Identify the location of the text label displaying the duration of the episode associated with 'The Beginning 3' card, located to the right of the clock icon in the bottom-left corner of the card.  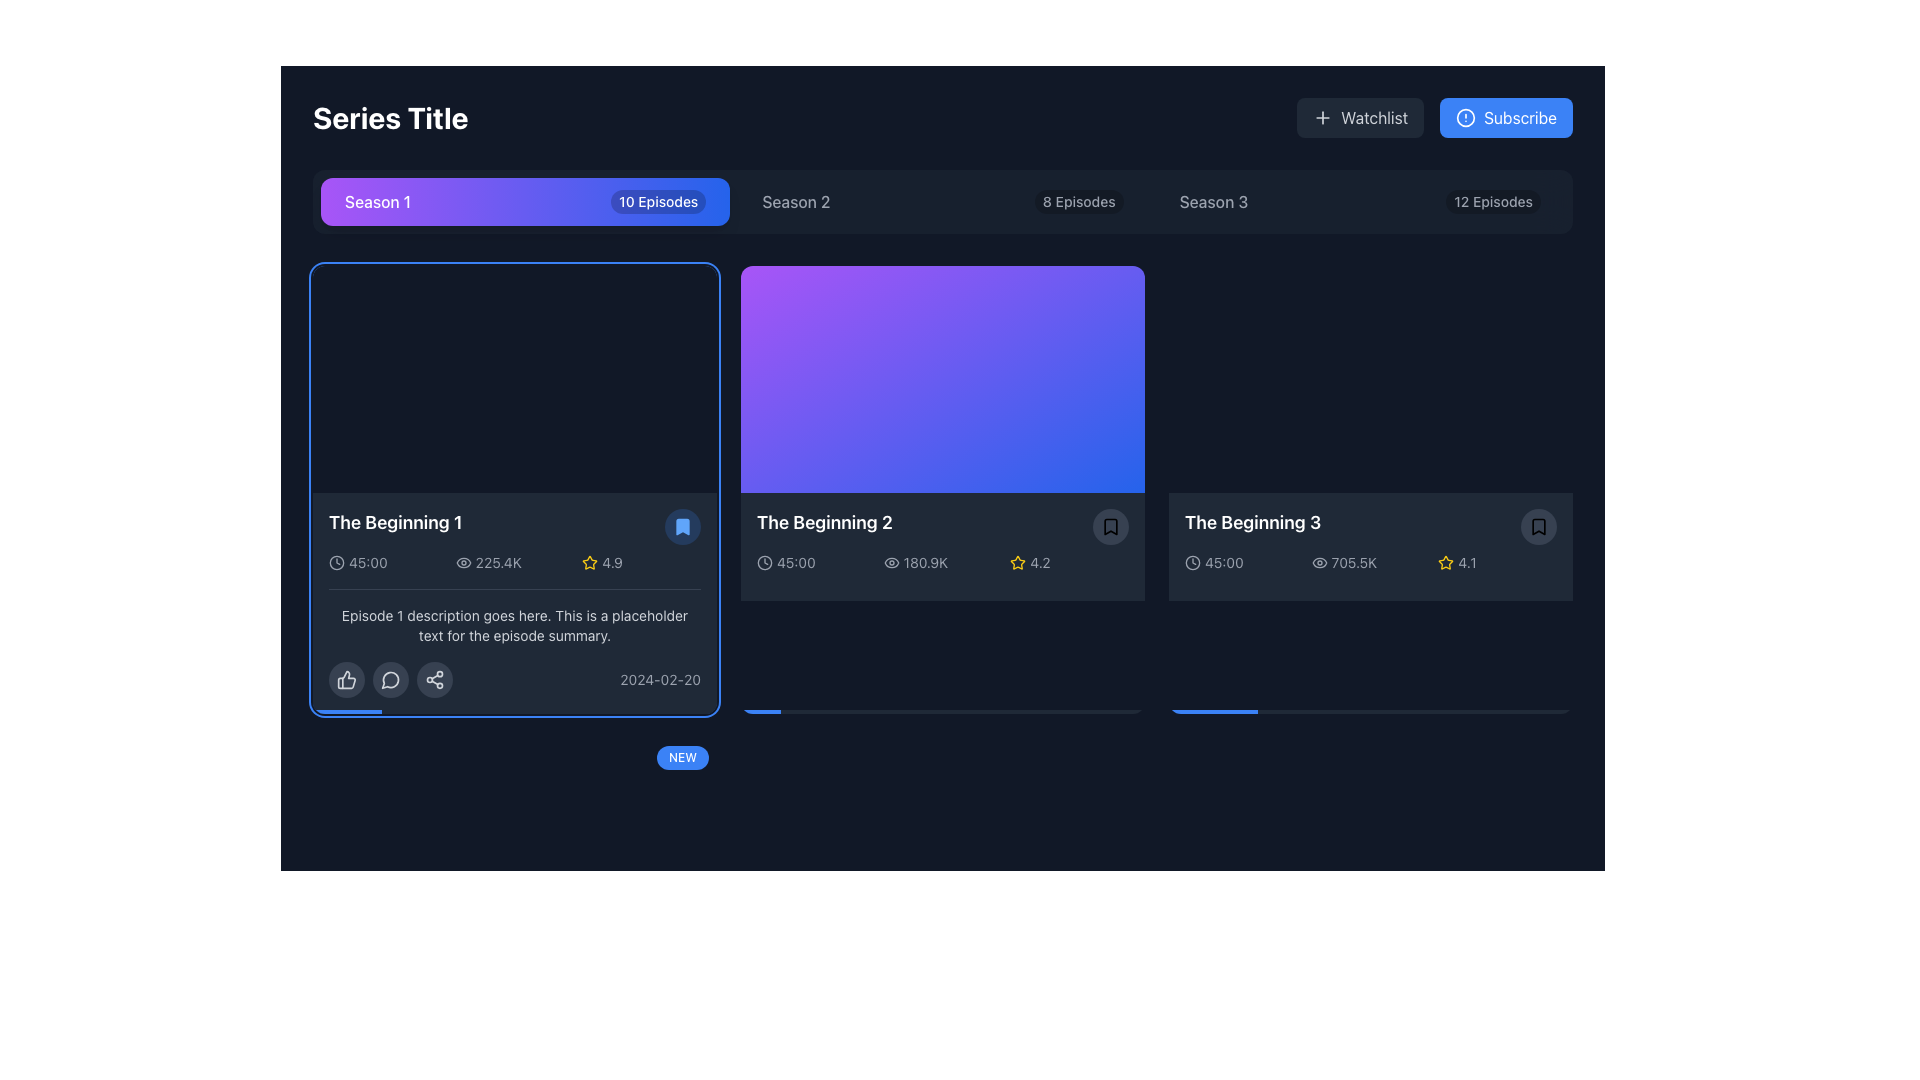
(1223, 563).